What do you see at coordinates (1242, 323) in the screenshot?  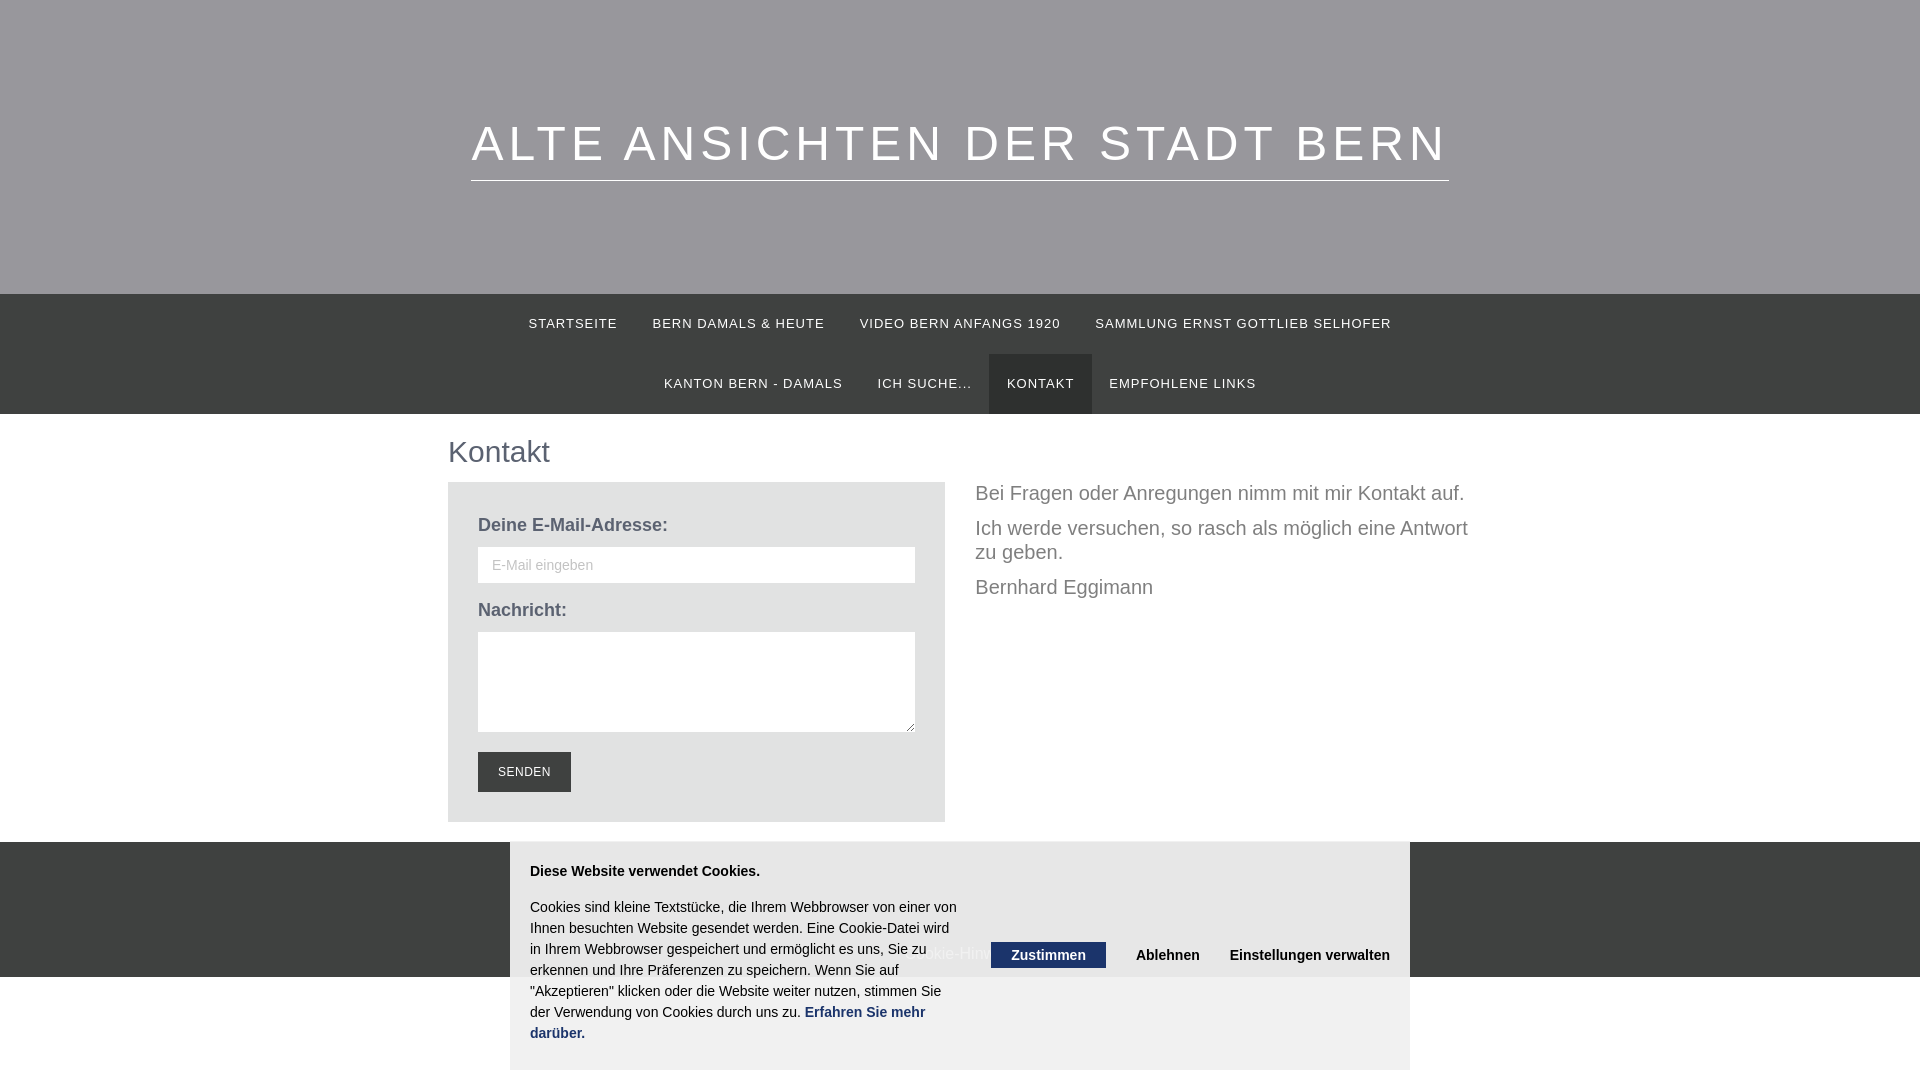 I see `'SAMMLUNG ERNST GOTTLIEB SELHOFER'` at bounding box center [1242, 323].